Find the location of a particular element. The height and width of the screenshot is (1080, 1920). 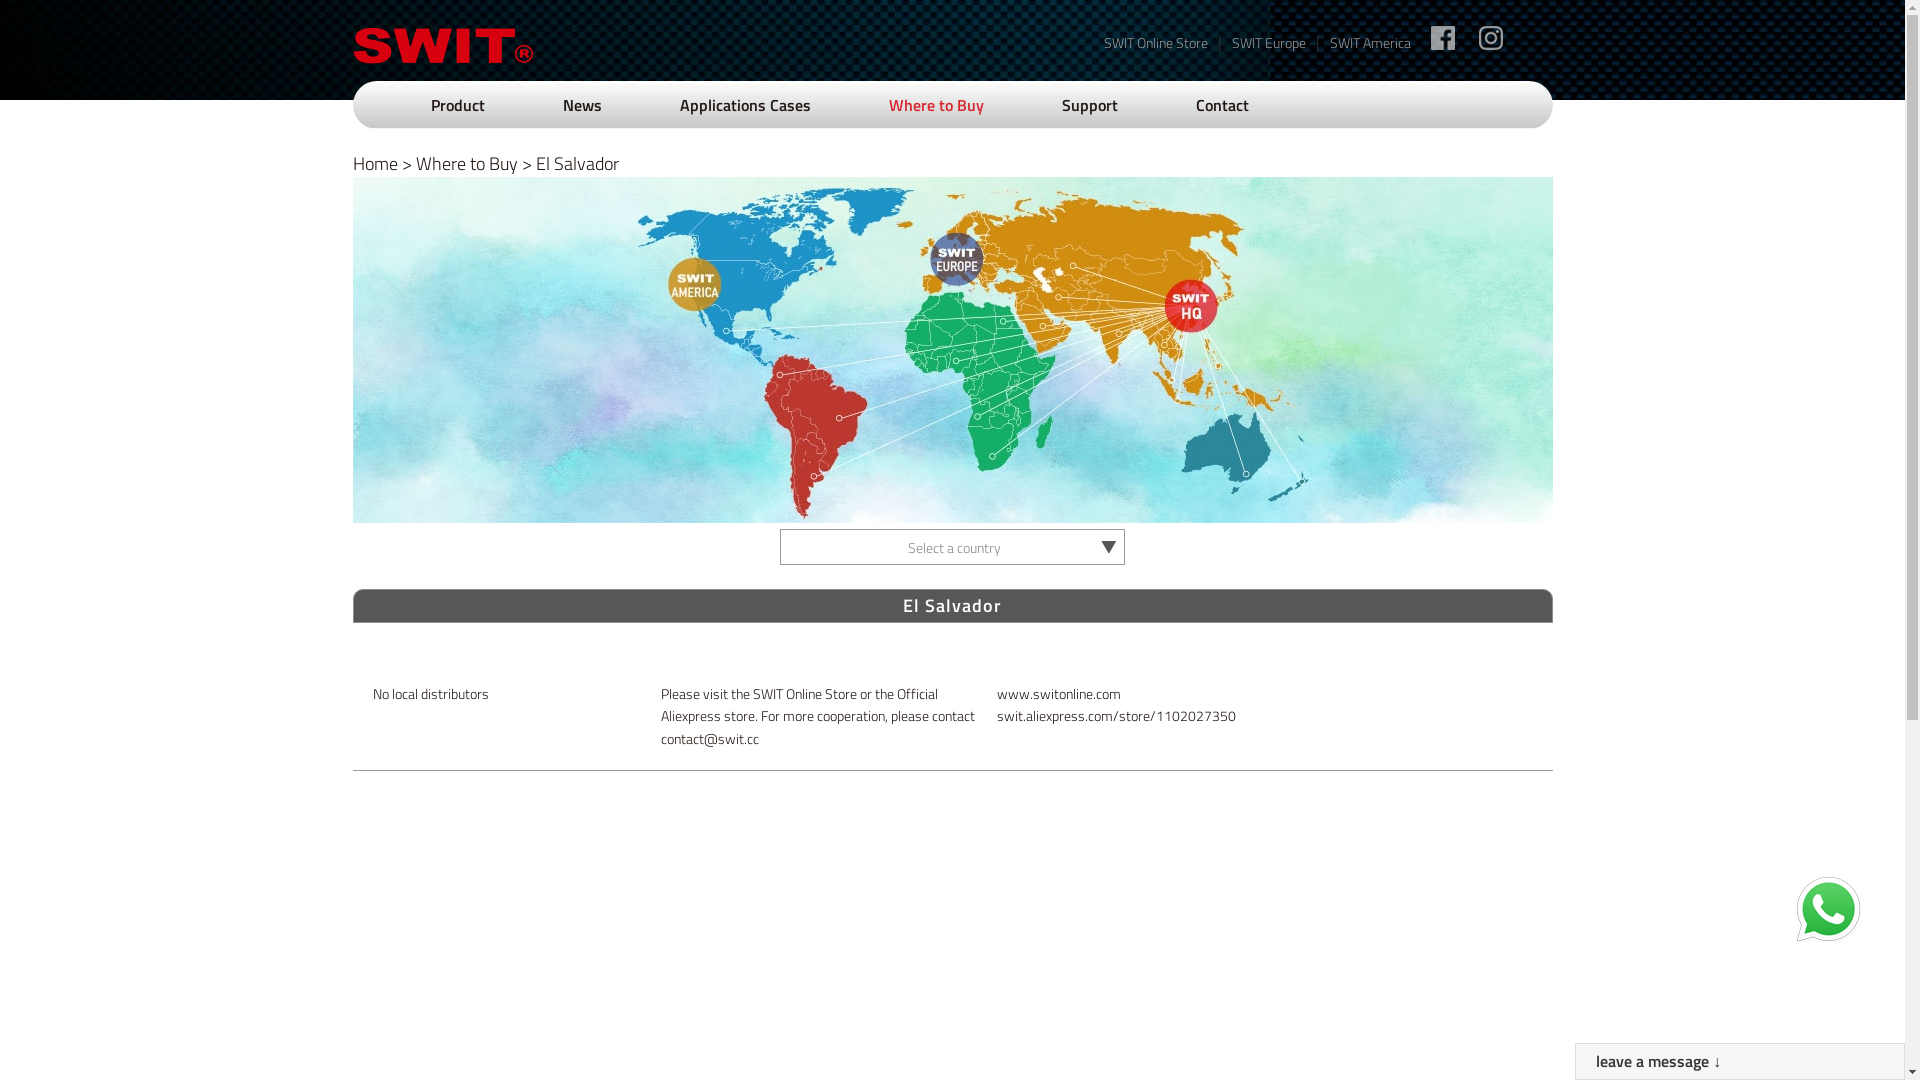

'SWIT Europe' is located at coordinates (1267, 42).